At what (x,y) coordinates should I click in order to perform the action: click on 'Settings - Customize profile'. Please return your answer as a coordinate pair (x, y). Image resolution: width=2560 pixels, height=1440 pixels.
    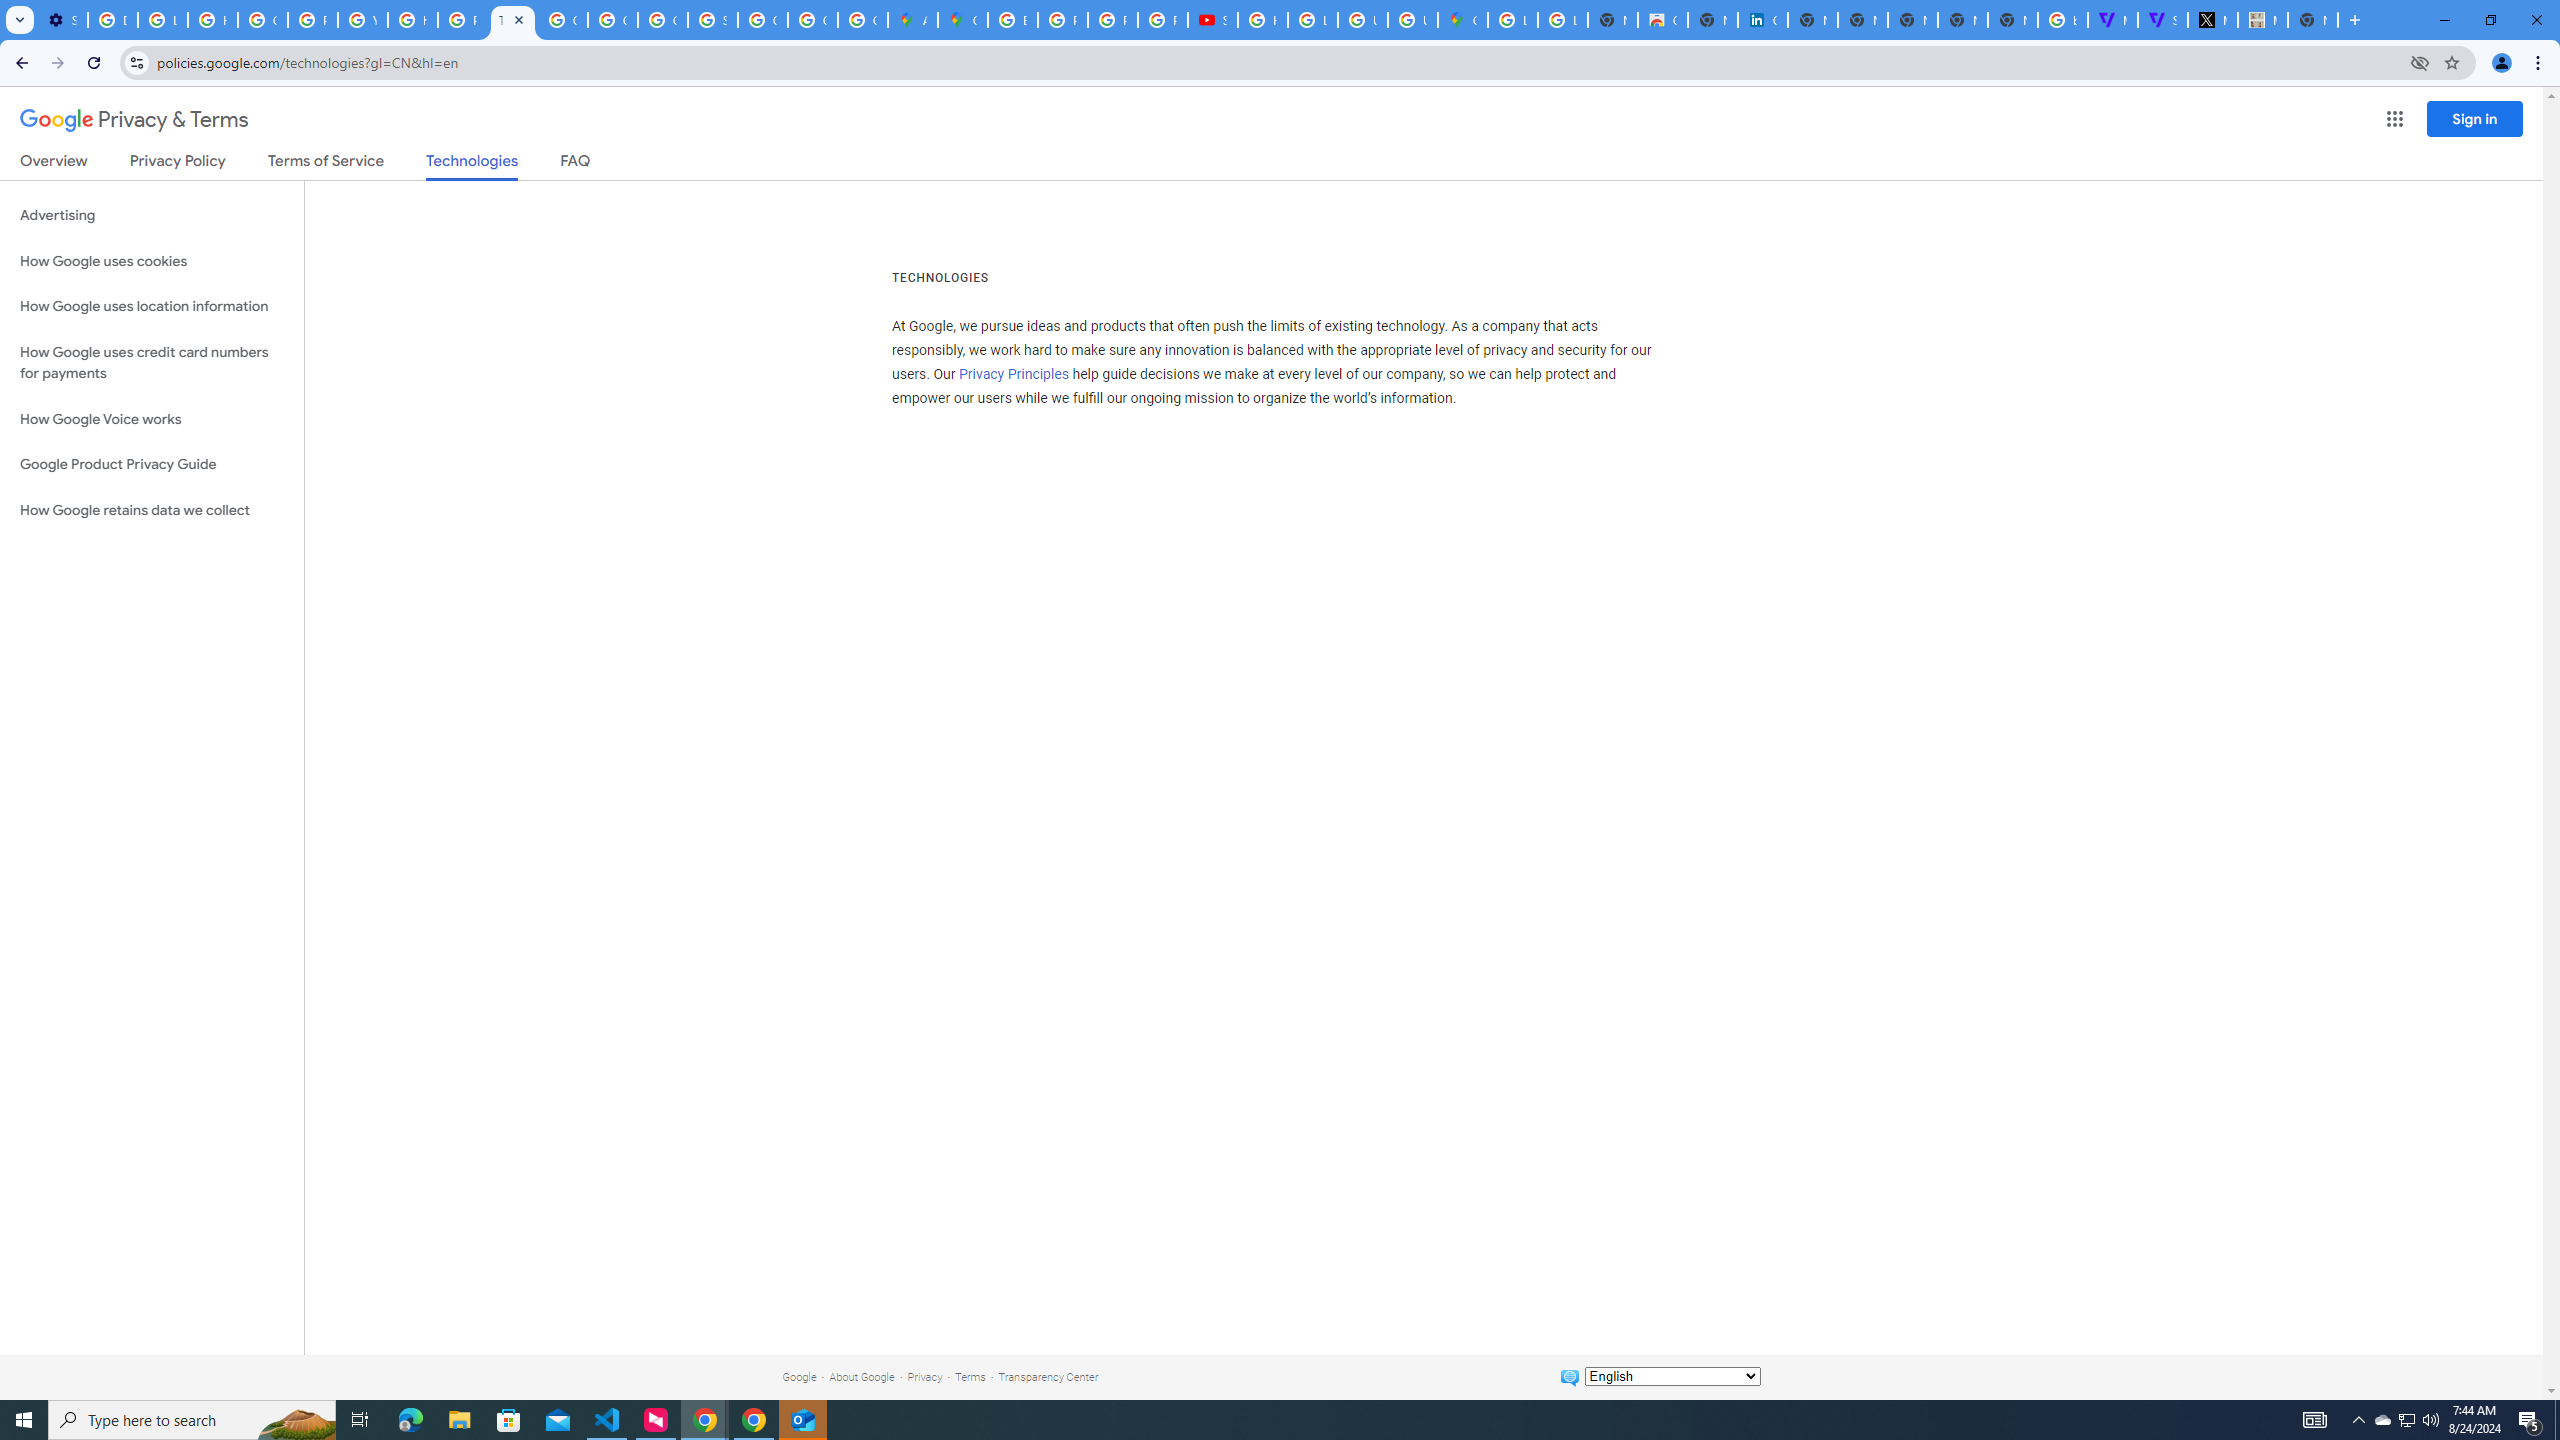
    Looking at the image, I should click on (61, 19).